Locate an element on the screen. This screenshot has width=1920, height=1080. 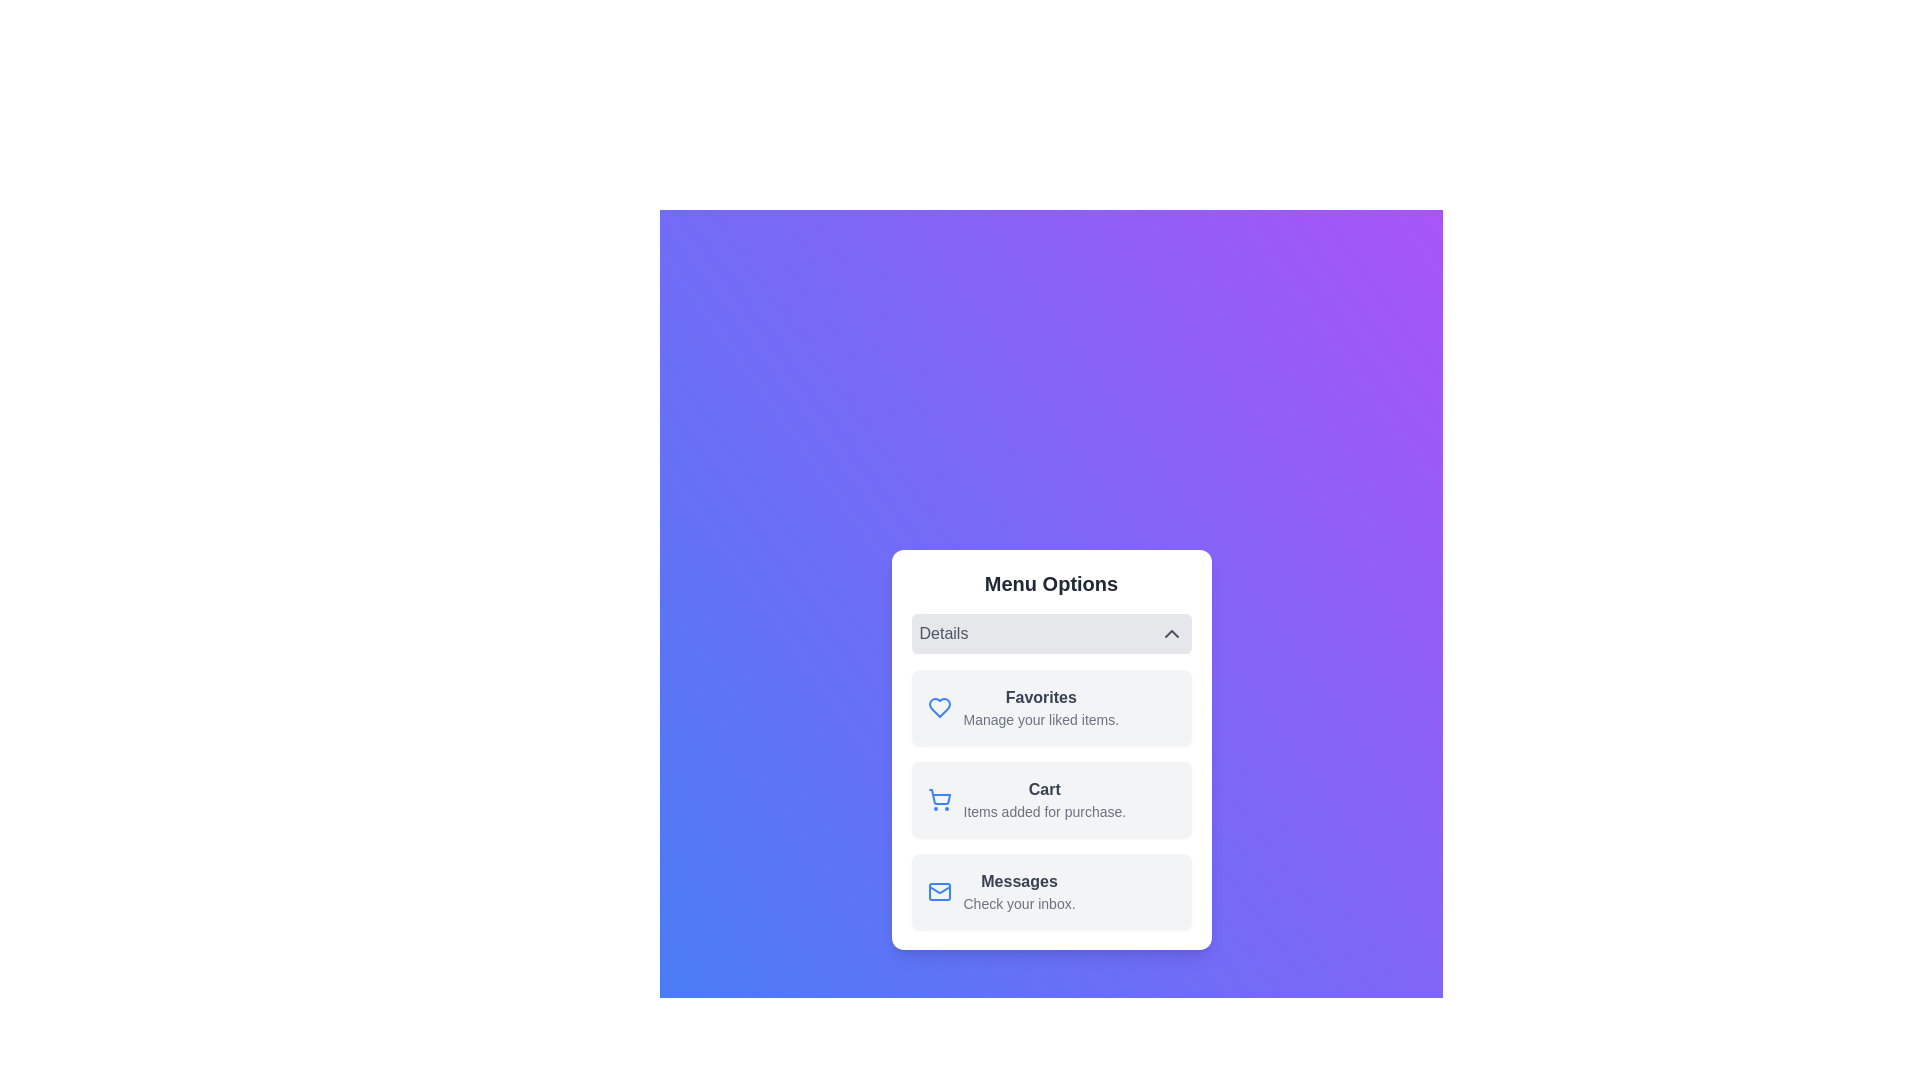
the menu item labeled Messages is located at coordinates (1050, 890).